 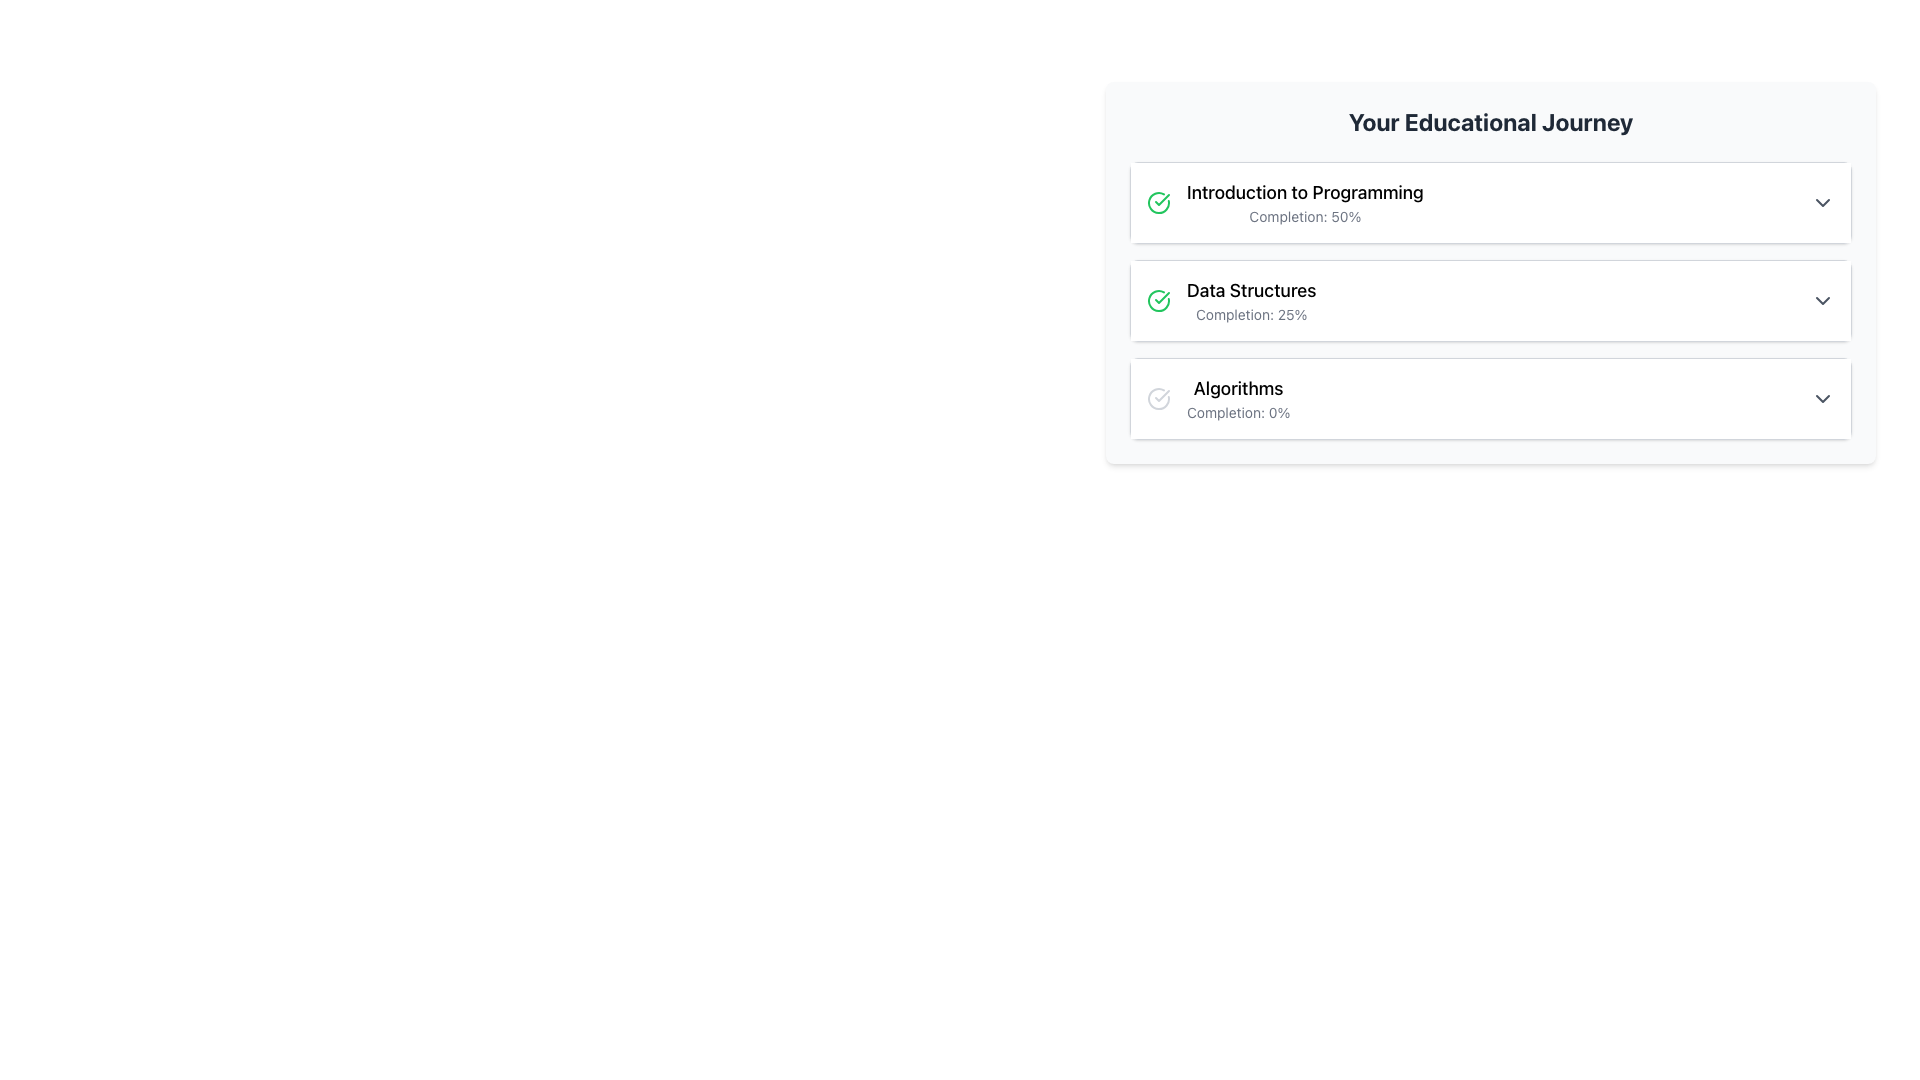 What do you see at coordinates (1491, 300) in the screenshot?
I see `the List Item representing the course titled 'Data Structures'` at bounding box center [1491, 300].